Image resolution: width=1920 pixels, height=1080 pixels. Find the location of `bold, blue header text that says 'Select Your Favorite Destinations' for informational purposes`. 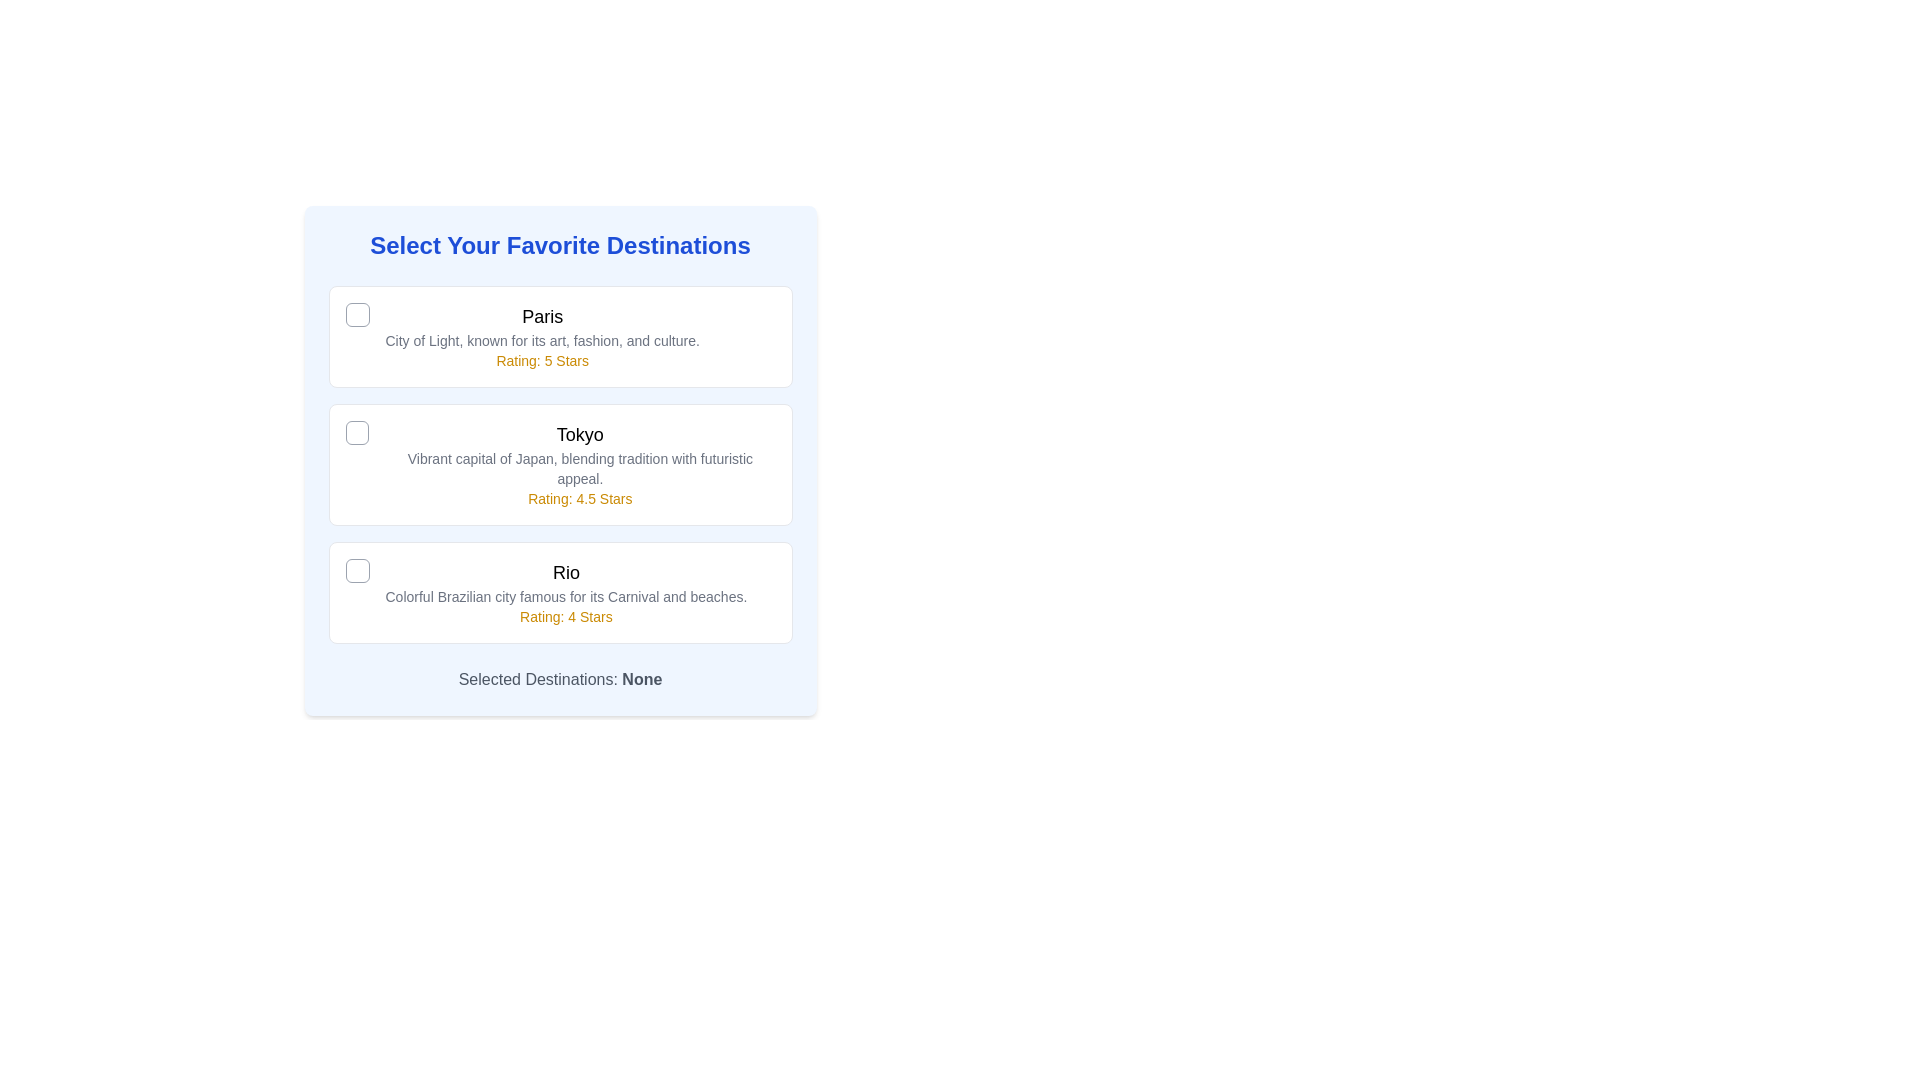

bold, blue header text that says 'Select Your Favorite Destinations' for informational purposes is located at coordinates (560, 245).